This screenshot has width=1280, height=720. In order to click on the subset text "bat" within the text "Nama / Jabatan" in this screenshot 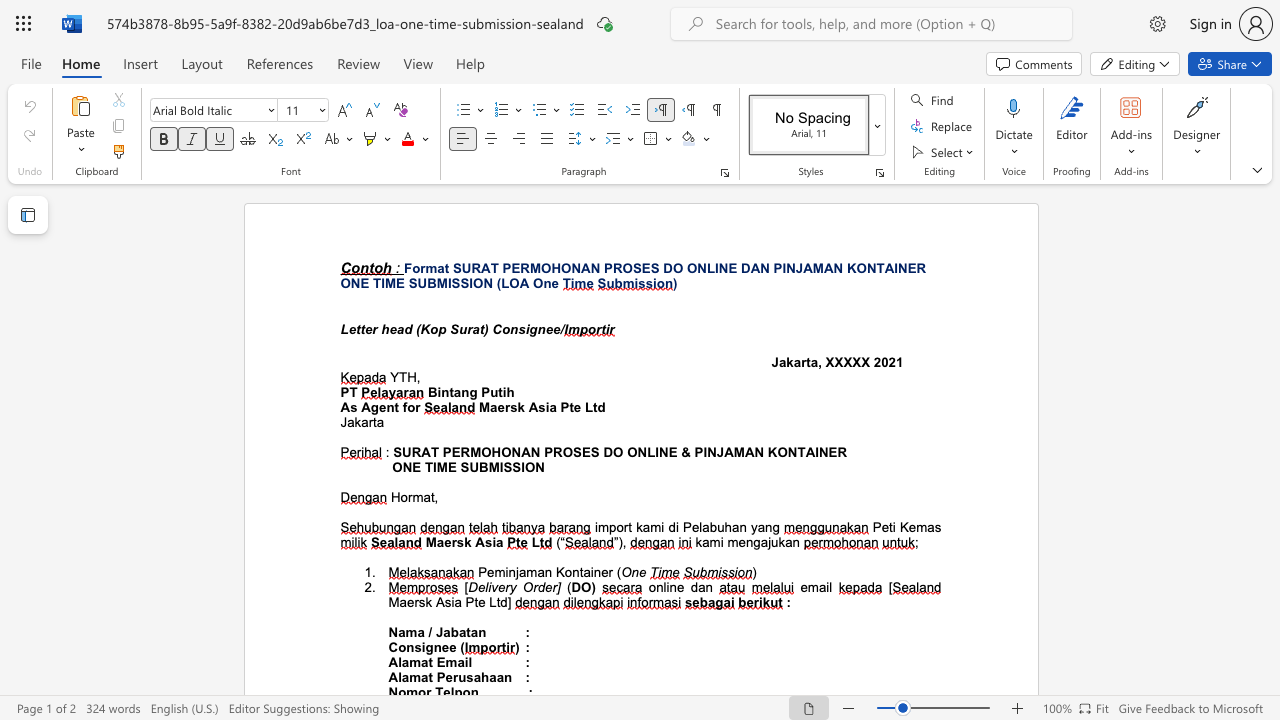, I will do `click(449, 632)`.